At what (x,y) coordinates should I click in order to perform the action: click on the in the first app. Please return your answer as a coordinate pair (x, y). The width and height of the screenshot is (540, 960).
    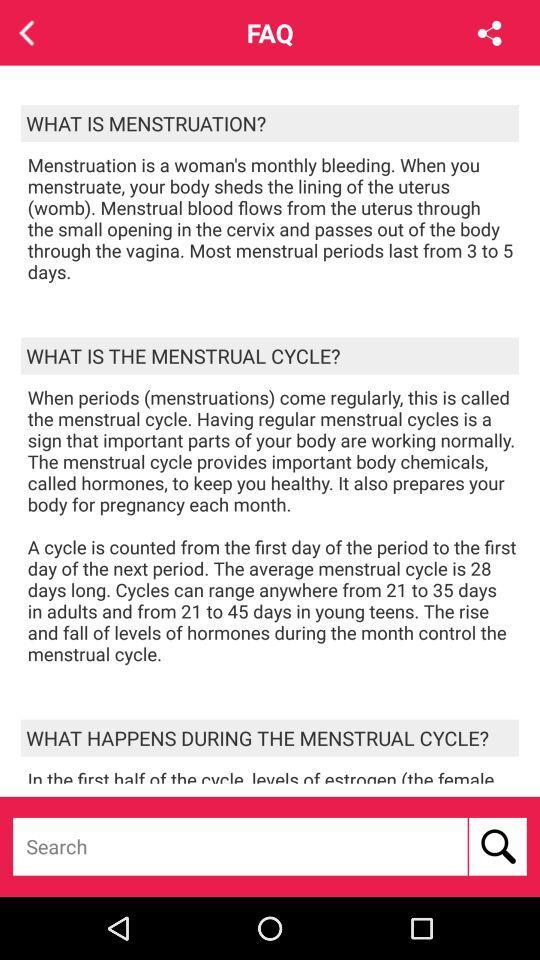
    Looking at the image, I should click on (272, 774).